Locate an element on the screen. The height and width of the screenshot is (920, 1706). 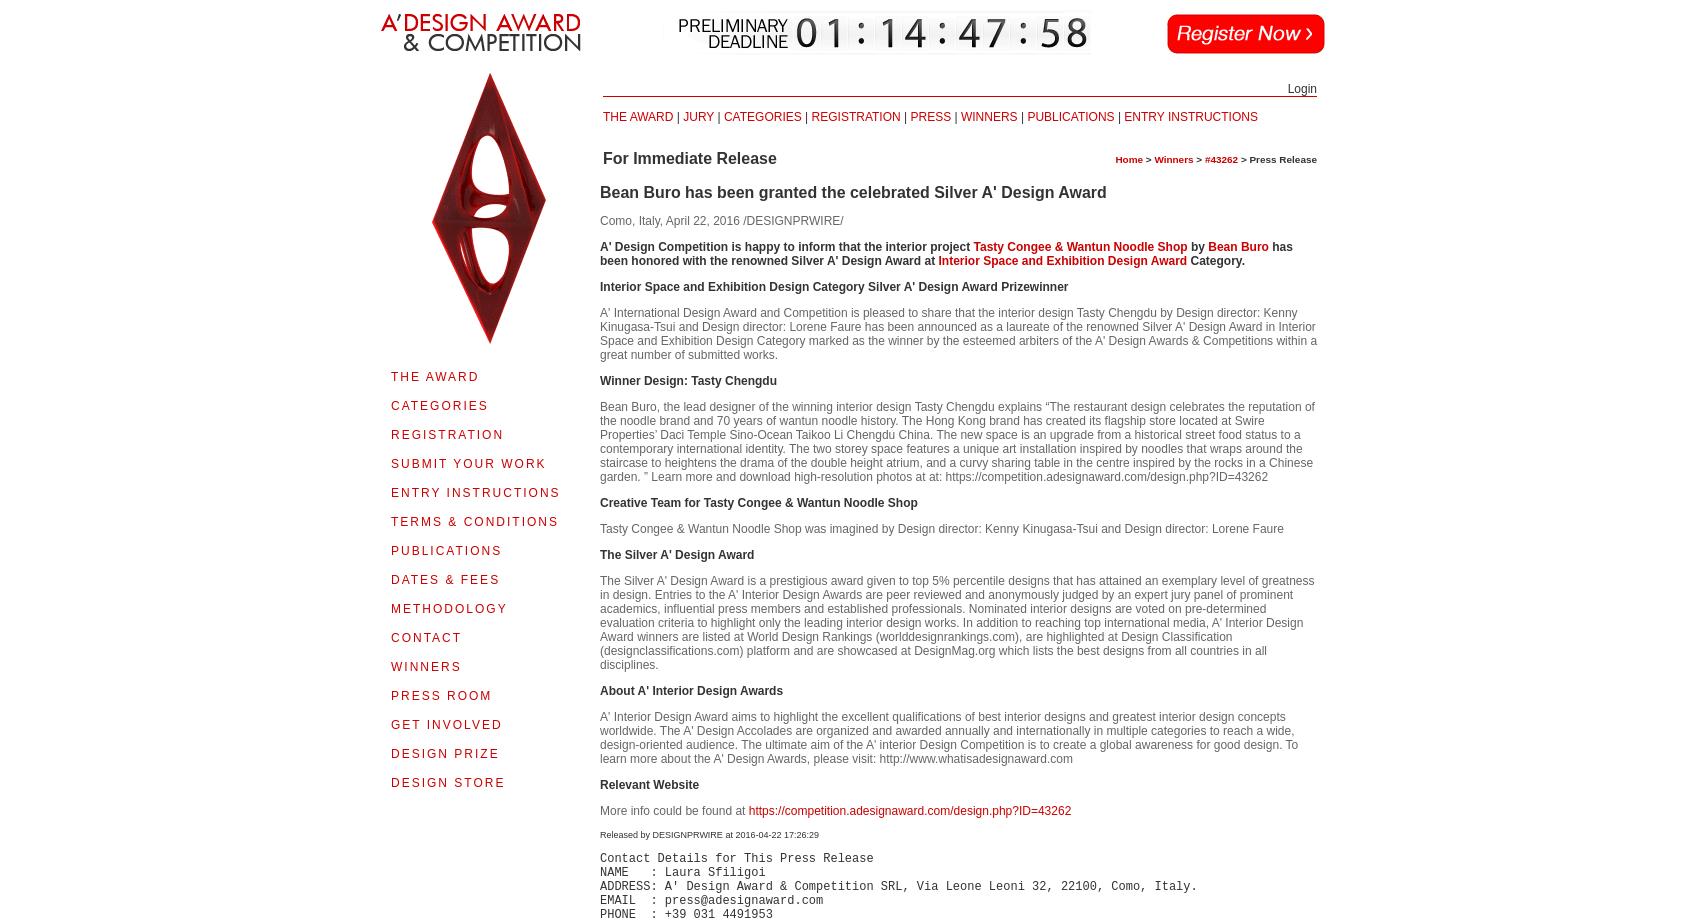
'Winner Design: Tasty Chengdu' is located at coordinates (687, 379).